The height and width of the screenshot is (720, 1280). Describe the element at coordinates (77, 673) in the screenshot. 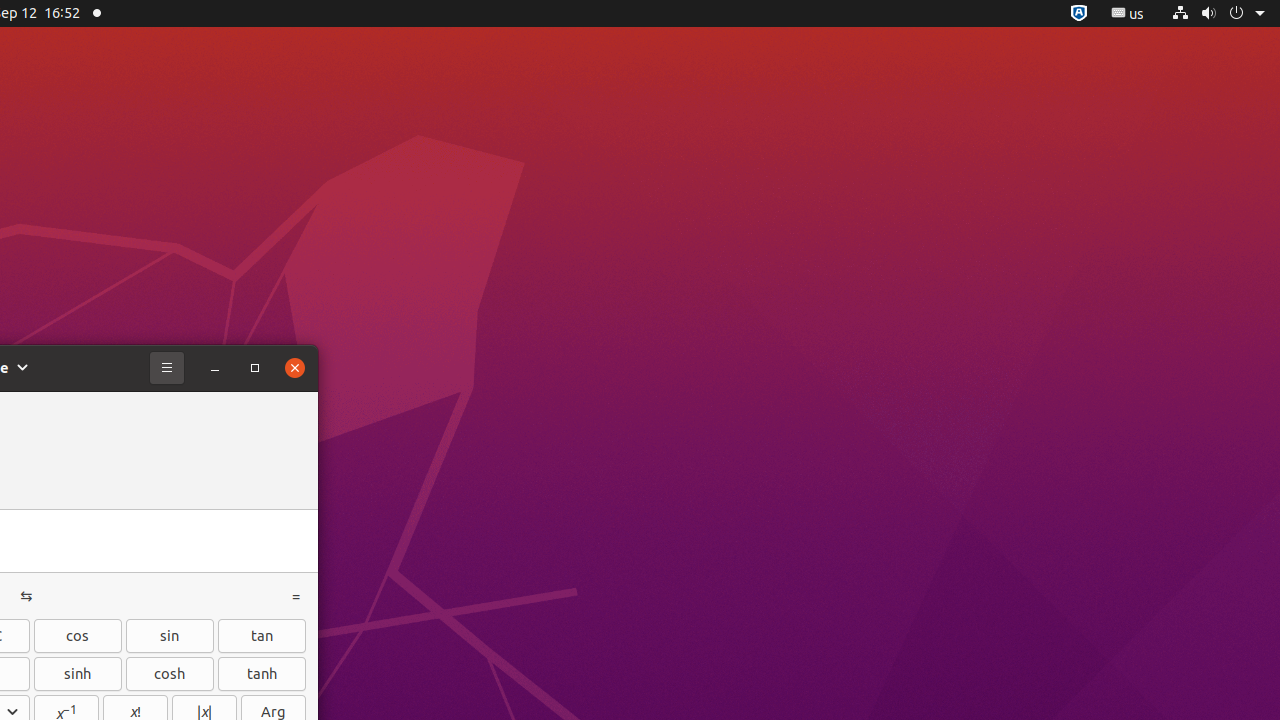

I see `'sinh'` at that location.